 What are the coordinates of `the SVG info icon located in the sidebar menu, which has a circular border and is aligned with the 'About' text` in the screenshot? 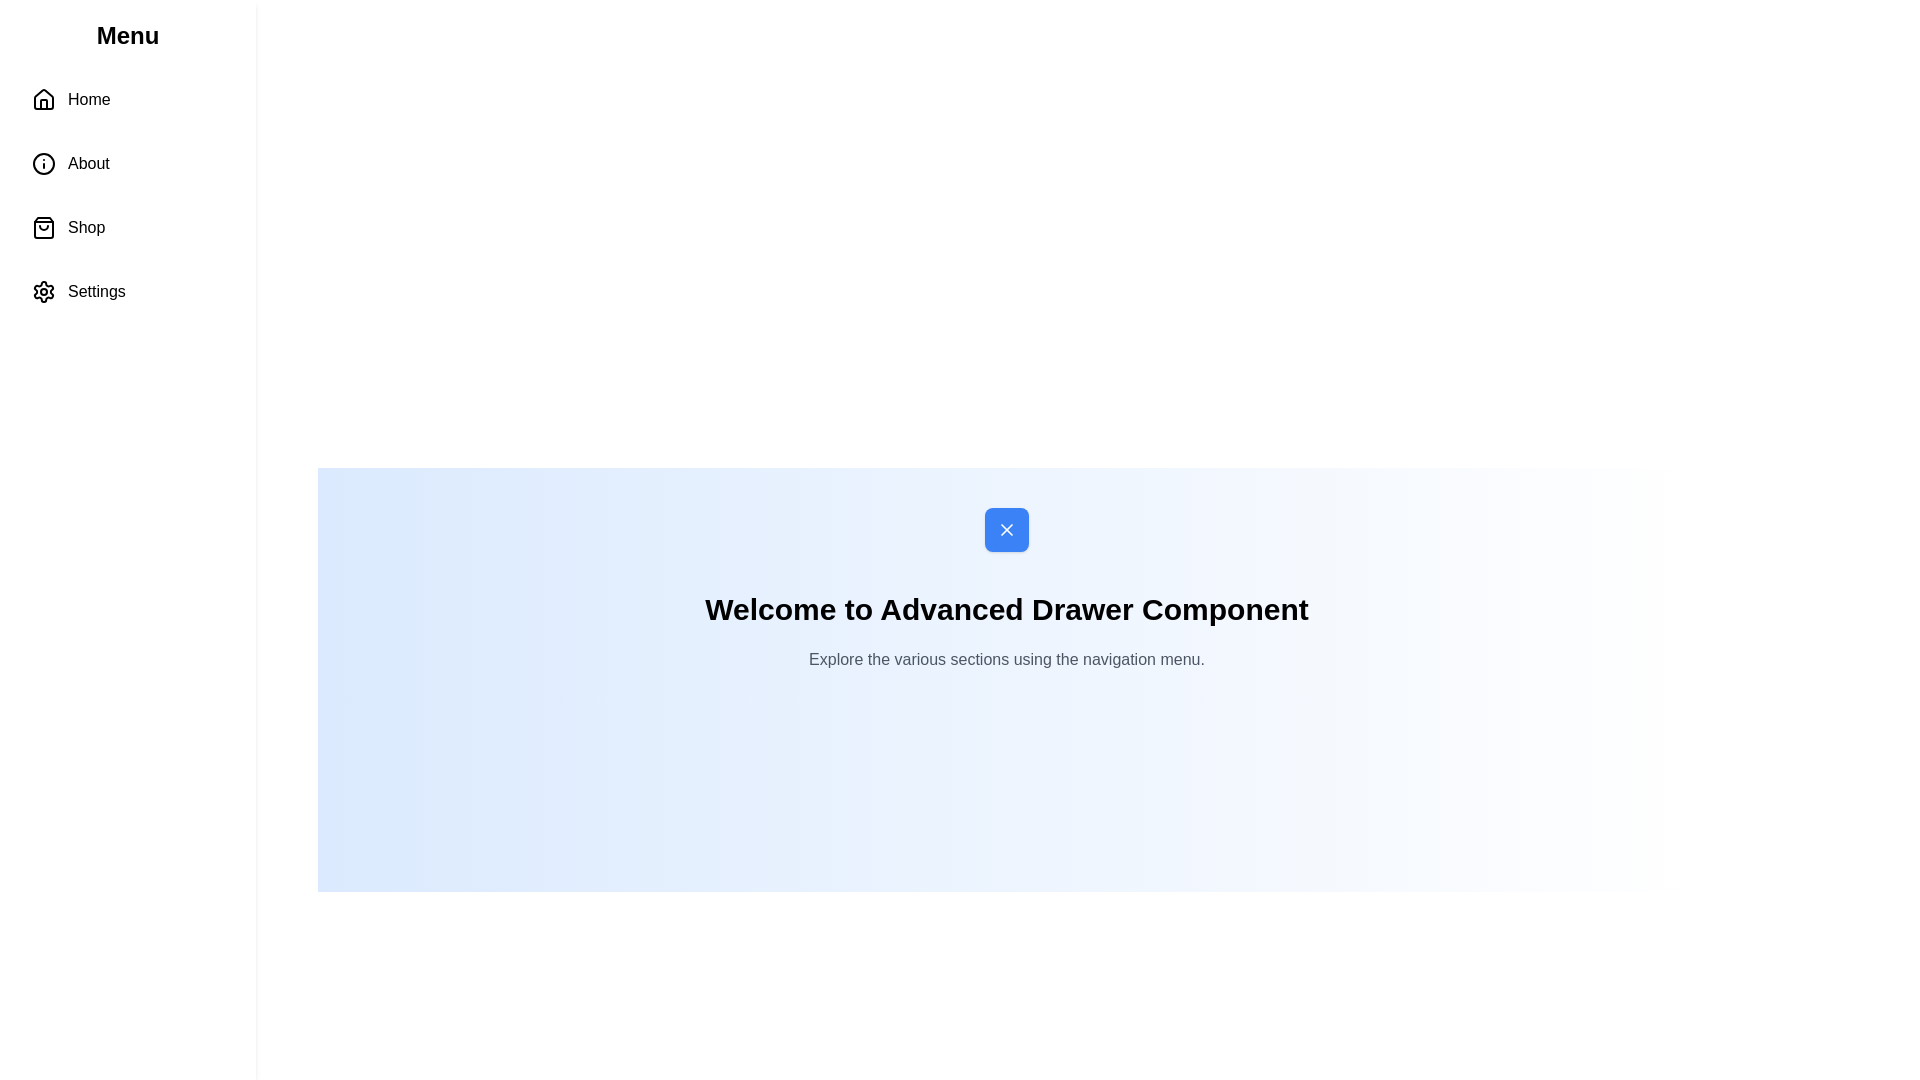 It's located at (43, 163).